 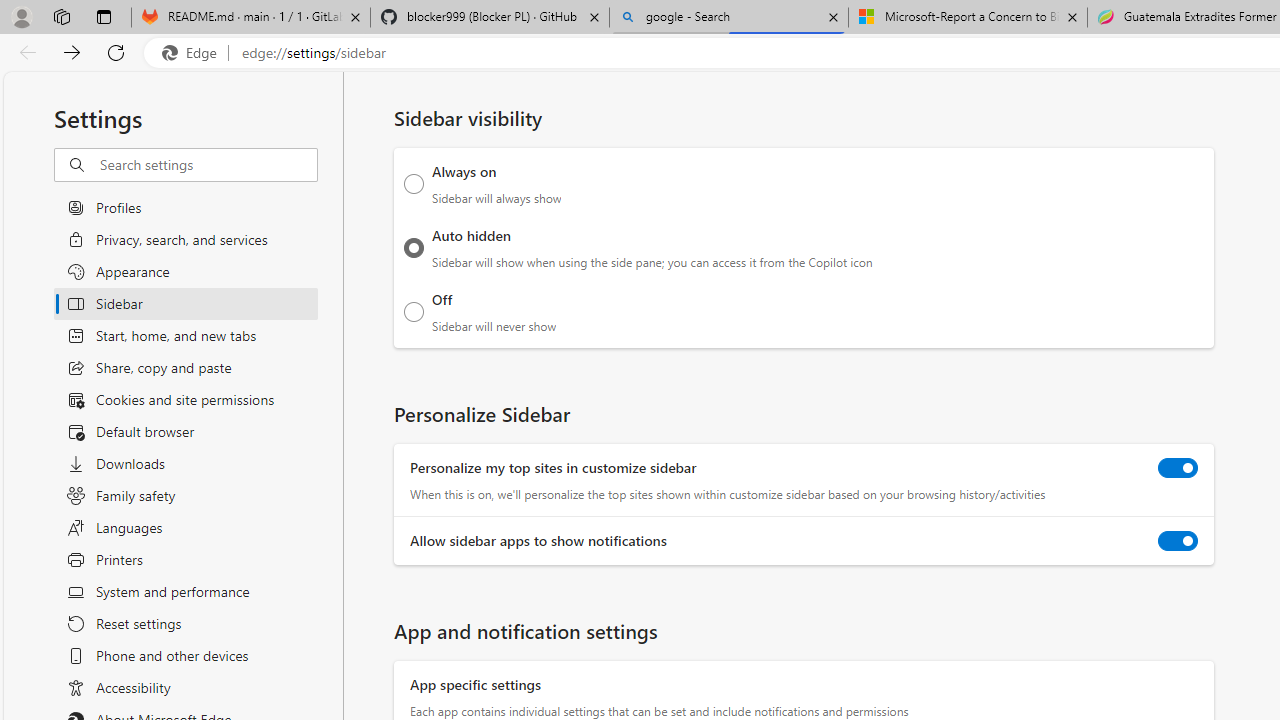 What do you see at coordinates (194, 52) in the screenshot?
I see `'Edge'` at bounding box center [194, 52].